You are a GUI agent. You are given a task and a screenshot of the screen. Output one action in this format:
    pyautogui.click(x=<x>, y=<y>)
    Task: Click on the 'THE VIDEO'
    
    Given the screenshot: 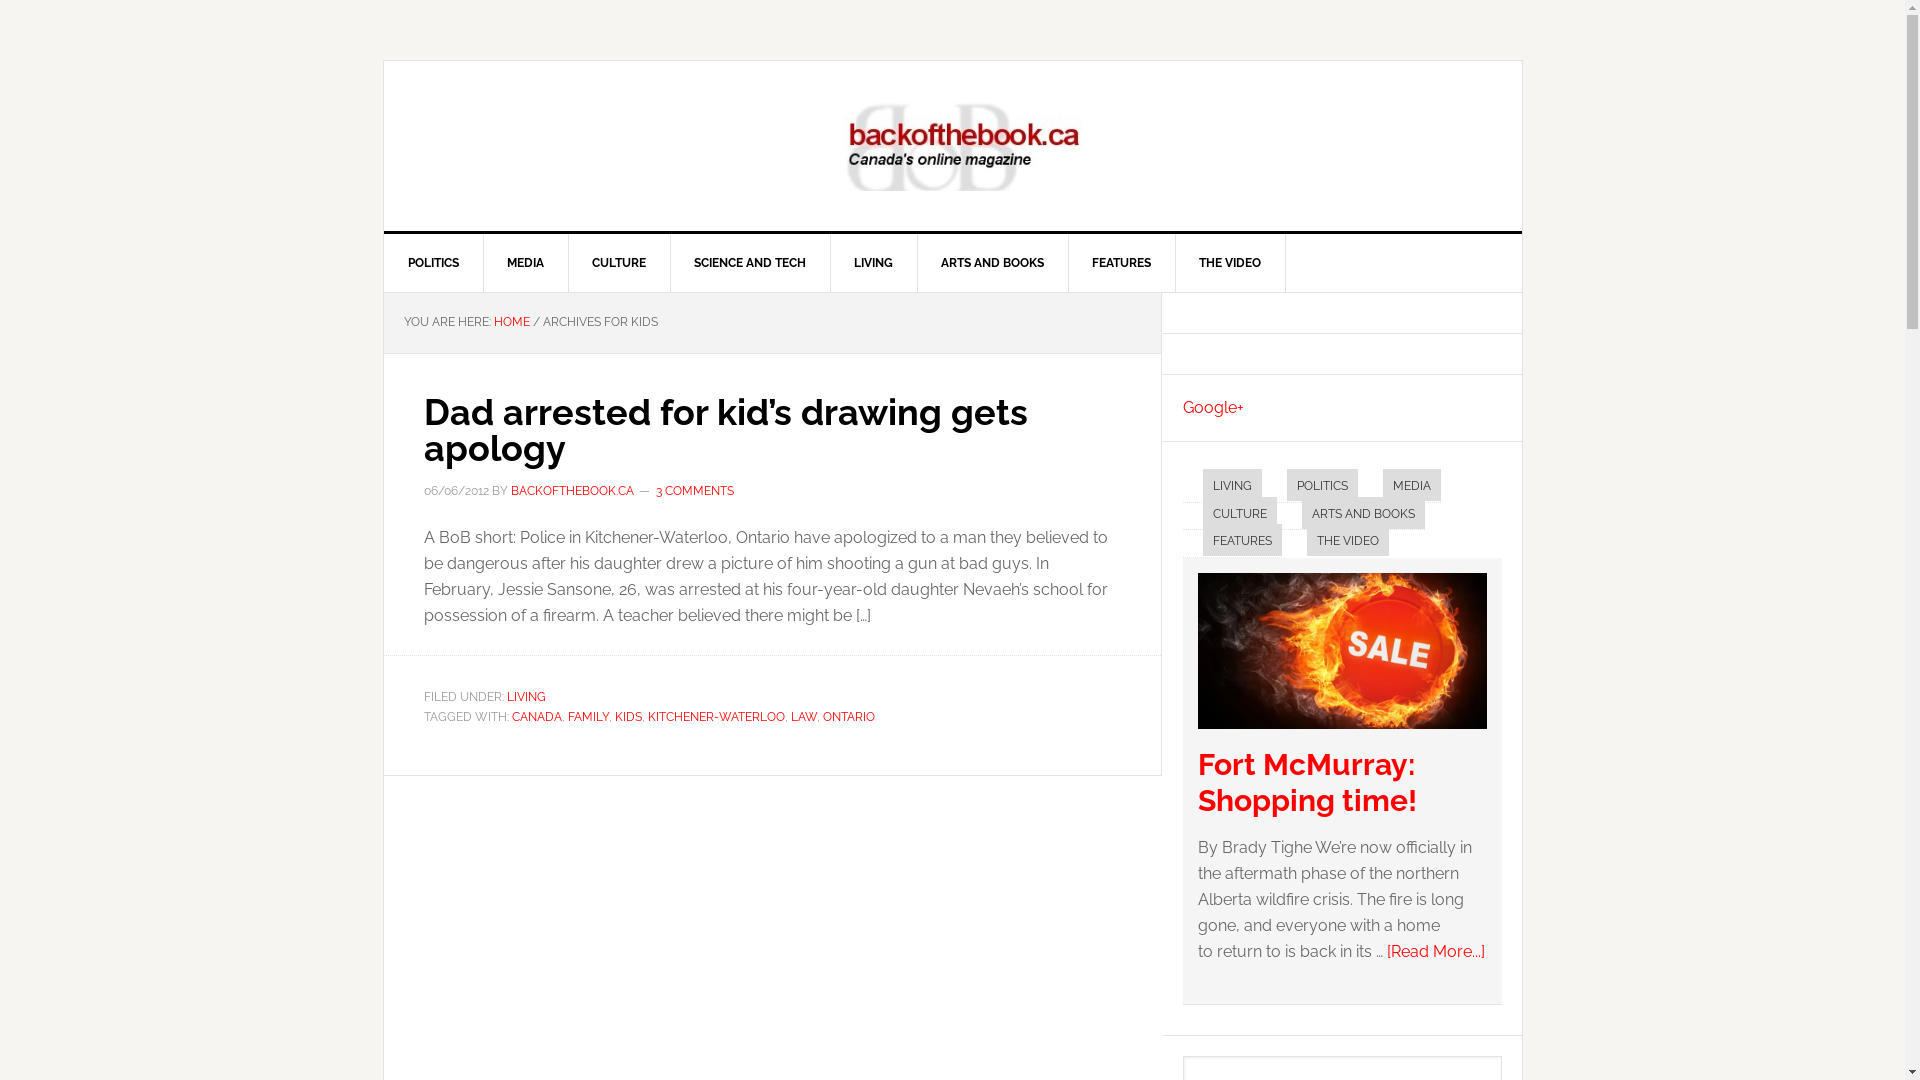 What is the action you would take?
    pyautogui.click(x=1305, y=540)
    